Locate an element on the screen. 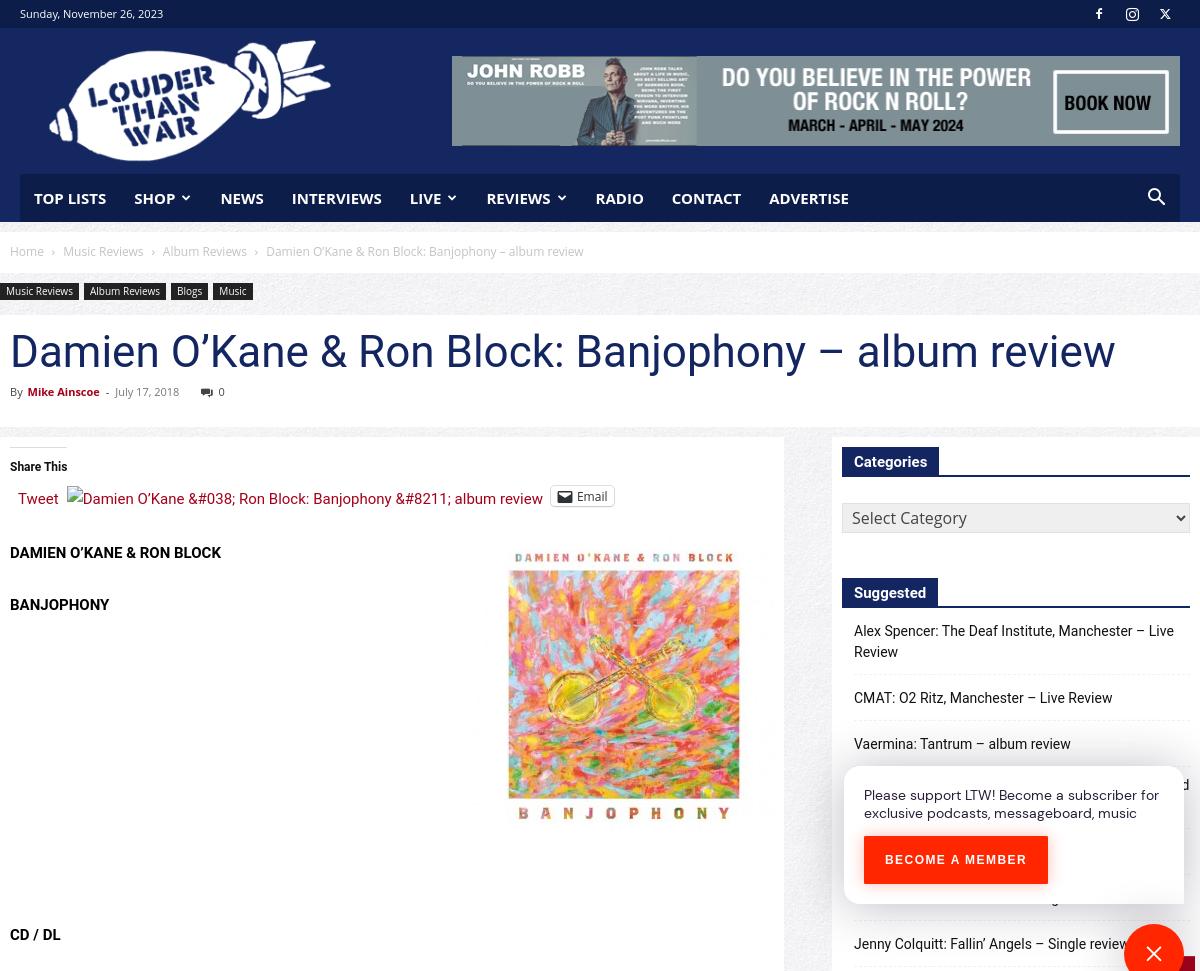 The image size is (1200, 971). 'Unbelievable!!! EMF return with new Single, Album and Tour!' is located at coordinates (1021, 795).